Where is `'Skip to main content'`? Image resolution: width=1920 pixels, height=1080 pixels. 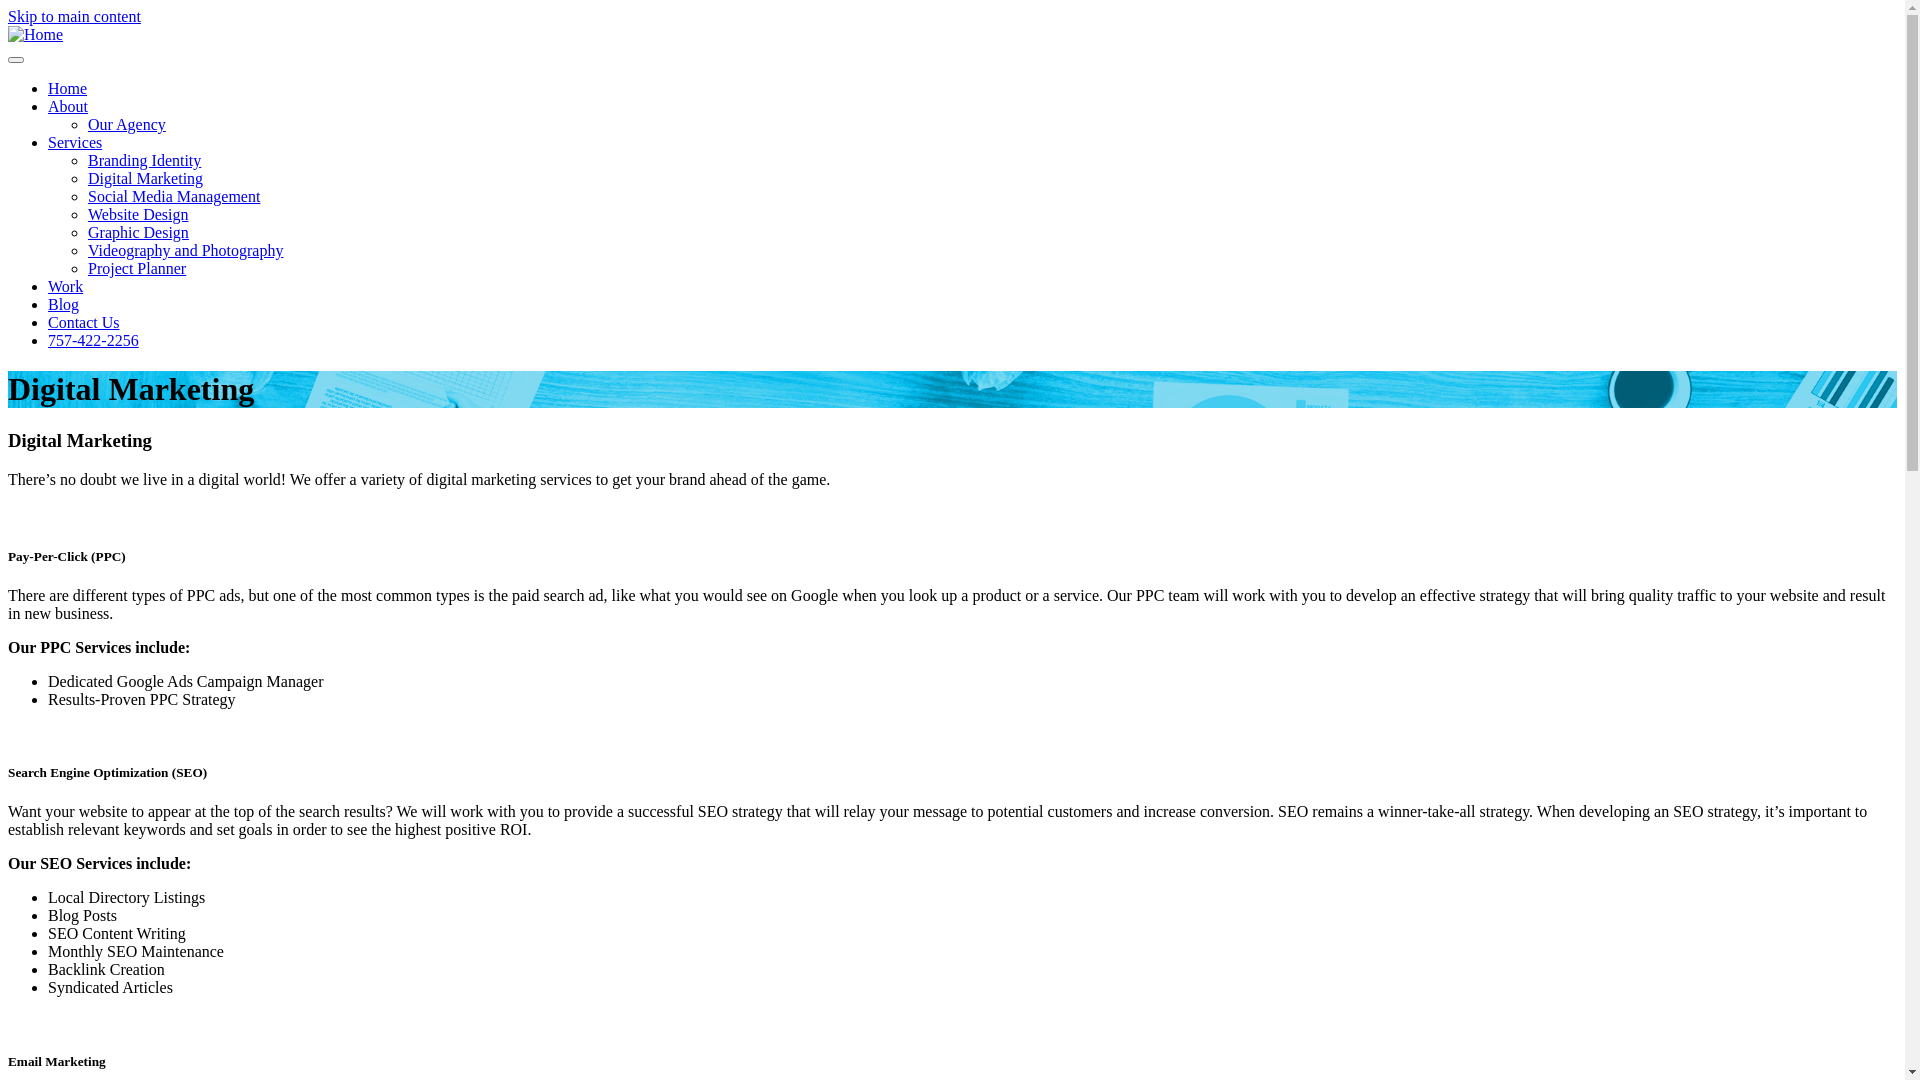 'Skip to main content' is located at coordinates (74, 16).